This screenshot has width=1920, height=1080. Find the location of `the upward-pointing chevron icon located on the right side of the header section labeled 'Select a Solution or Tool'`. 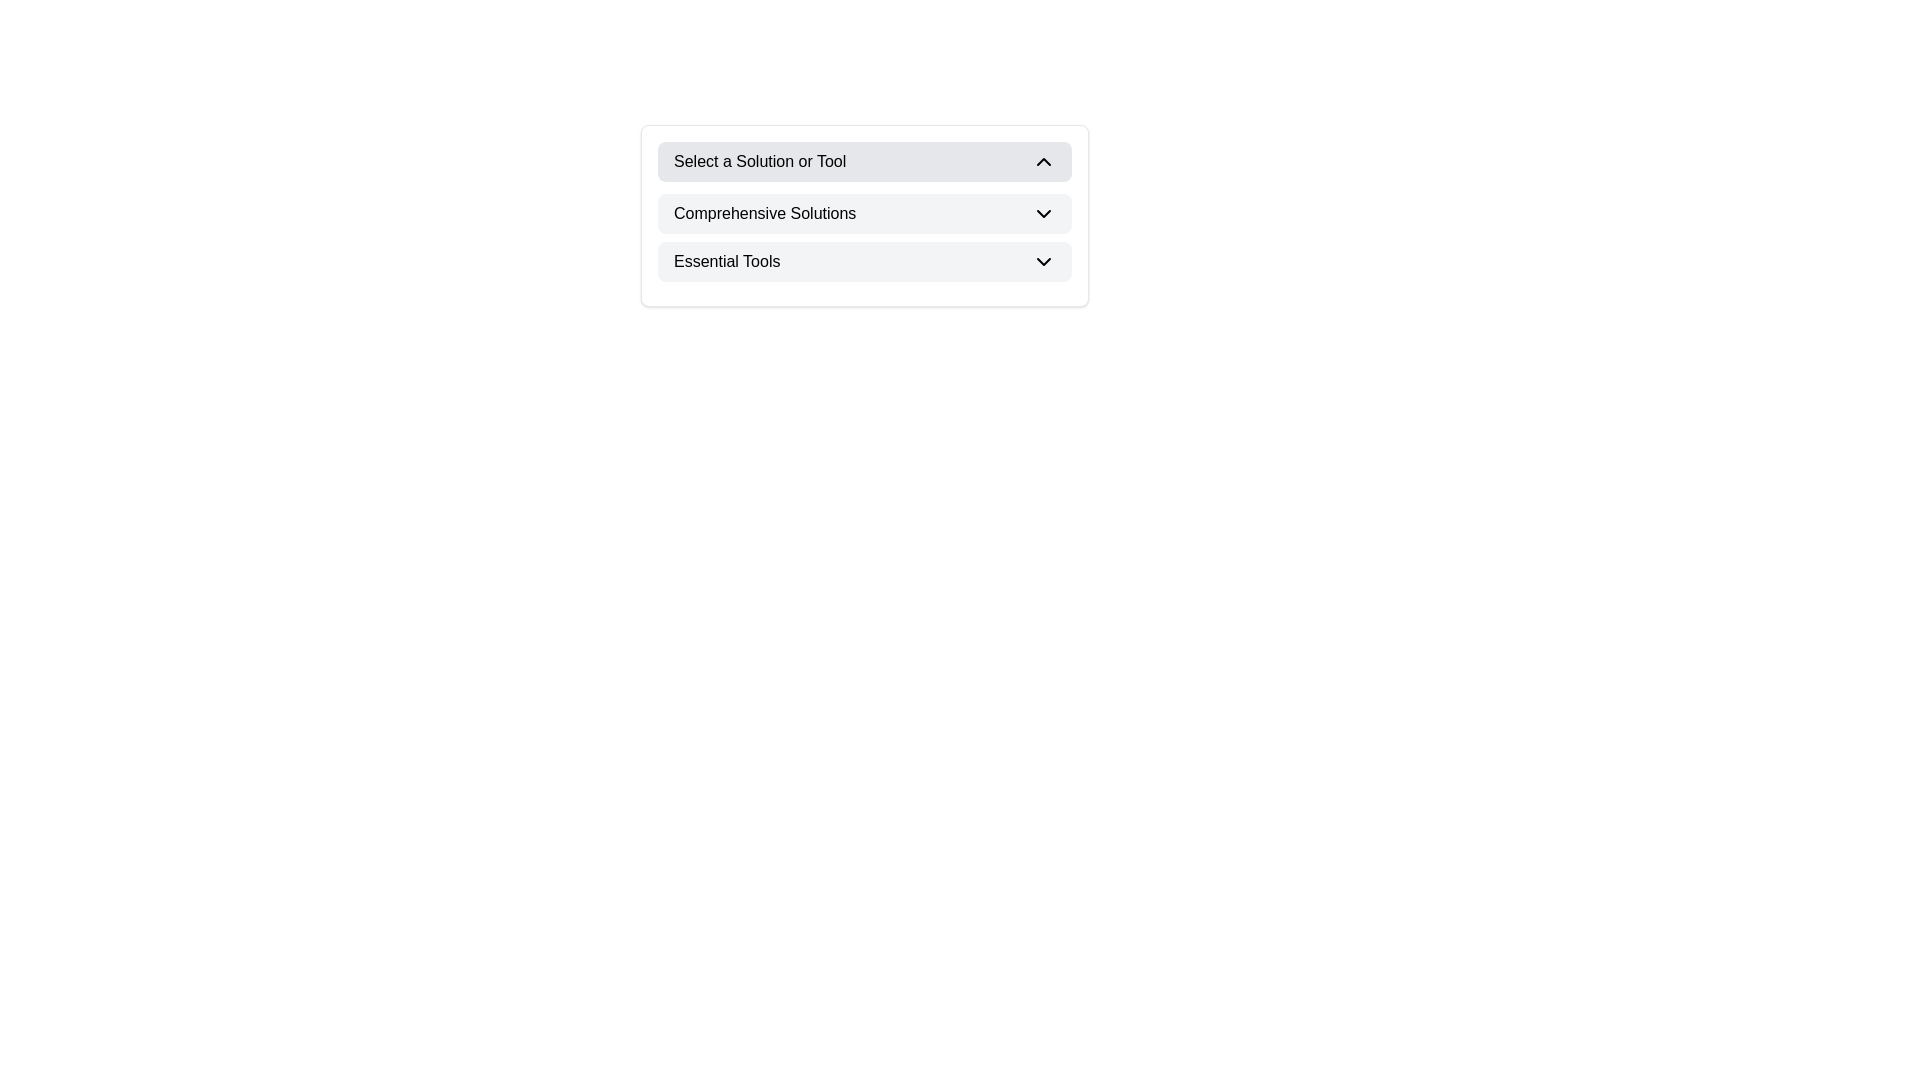

the upward-pointing chevron icon located on the right side of the header section labeled 'Select a Solution or Tool' is located at coordinates (1042, 161).